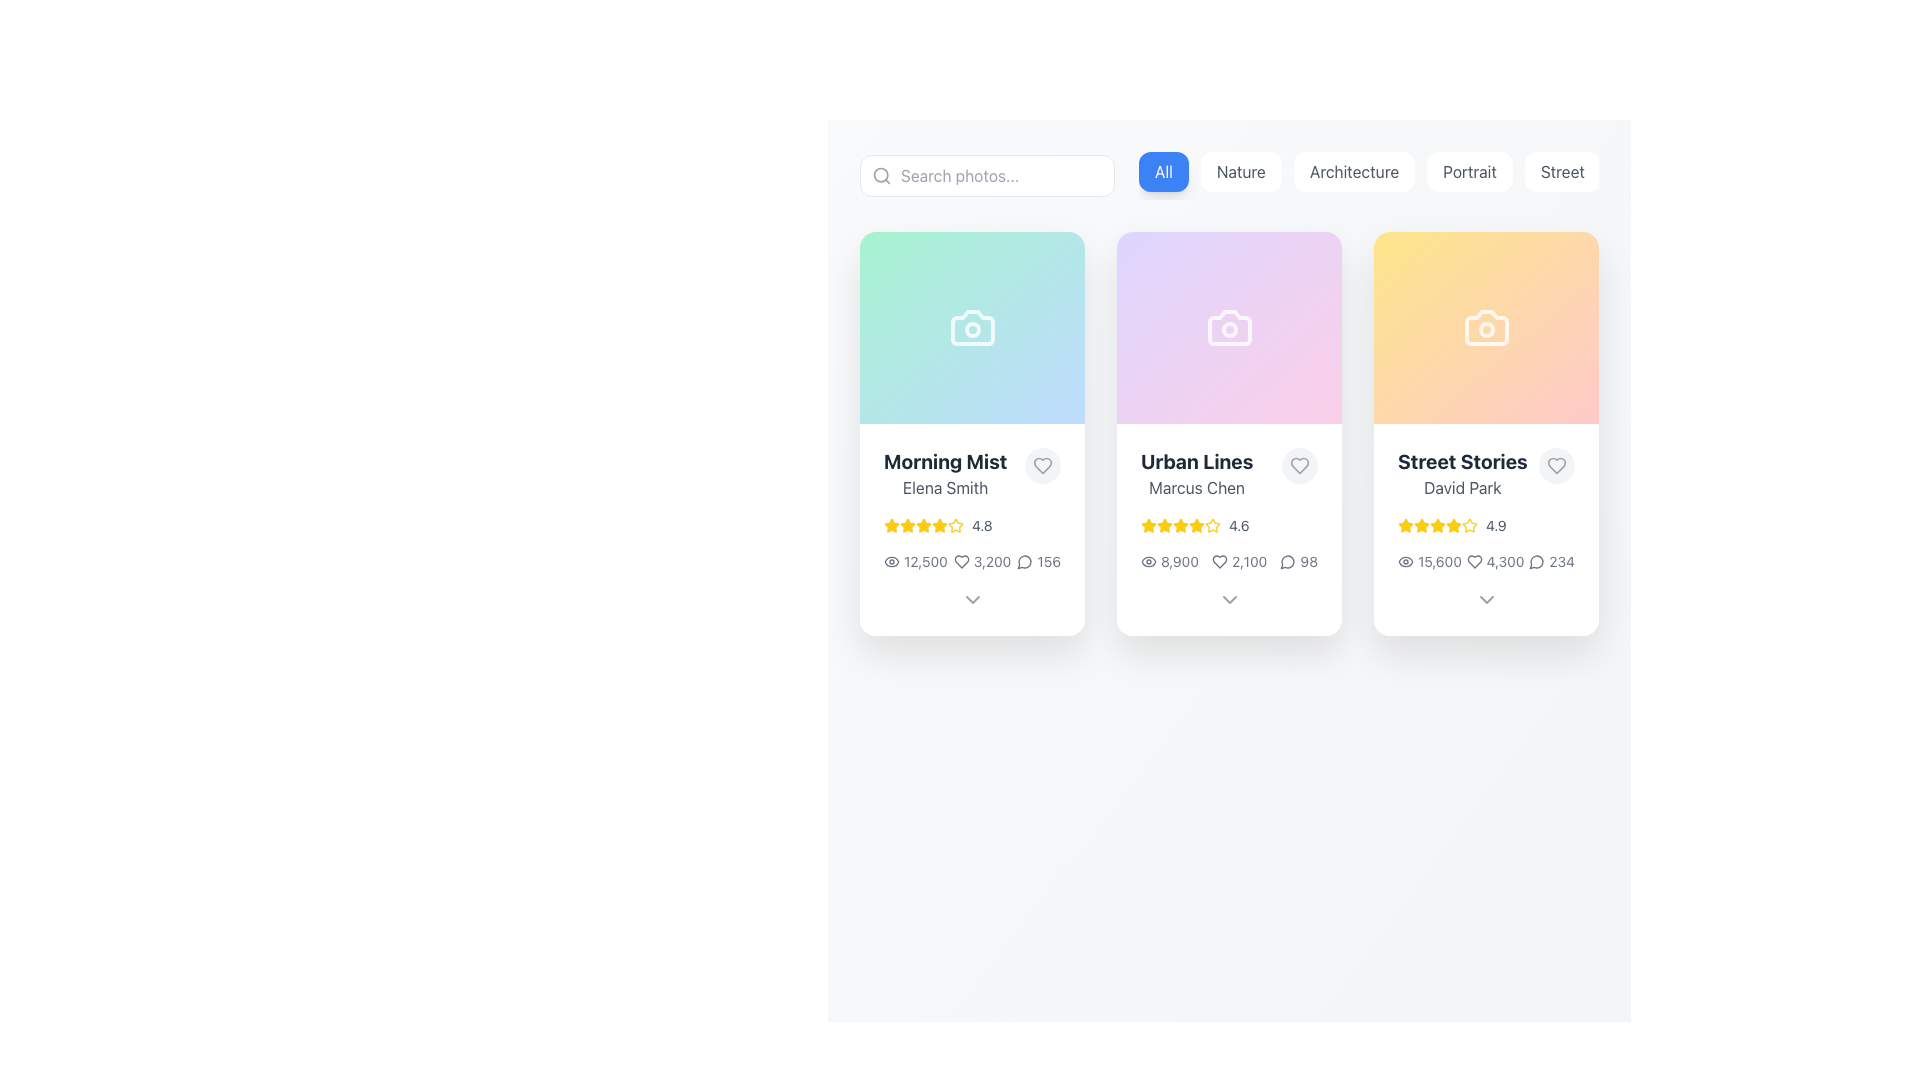  Describe the element at coordinates (1486, 562) in the screenshot. I see `the heart icon in the text and icon information strip located at the bottom of the 'Street Stories' card to like` at that location.